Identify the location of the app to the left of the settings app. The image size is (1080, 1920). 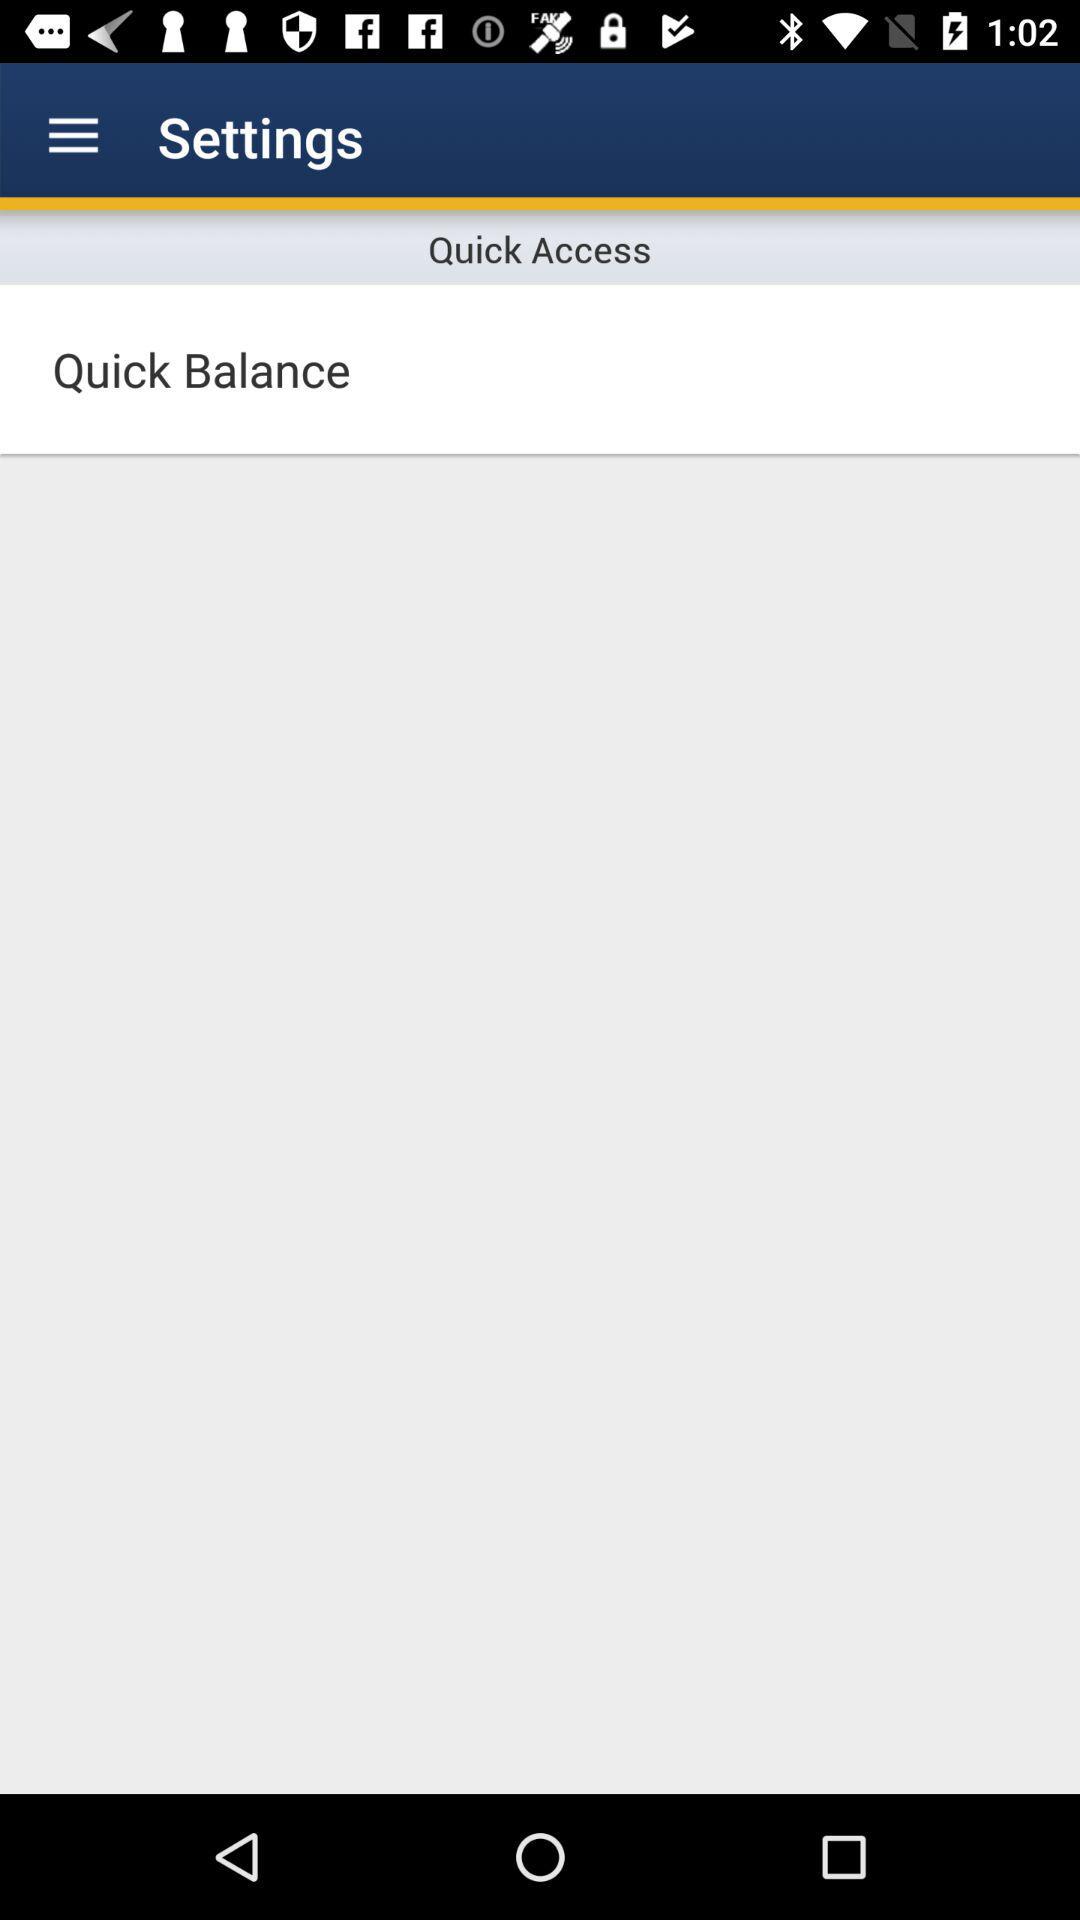
(72, 135).